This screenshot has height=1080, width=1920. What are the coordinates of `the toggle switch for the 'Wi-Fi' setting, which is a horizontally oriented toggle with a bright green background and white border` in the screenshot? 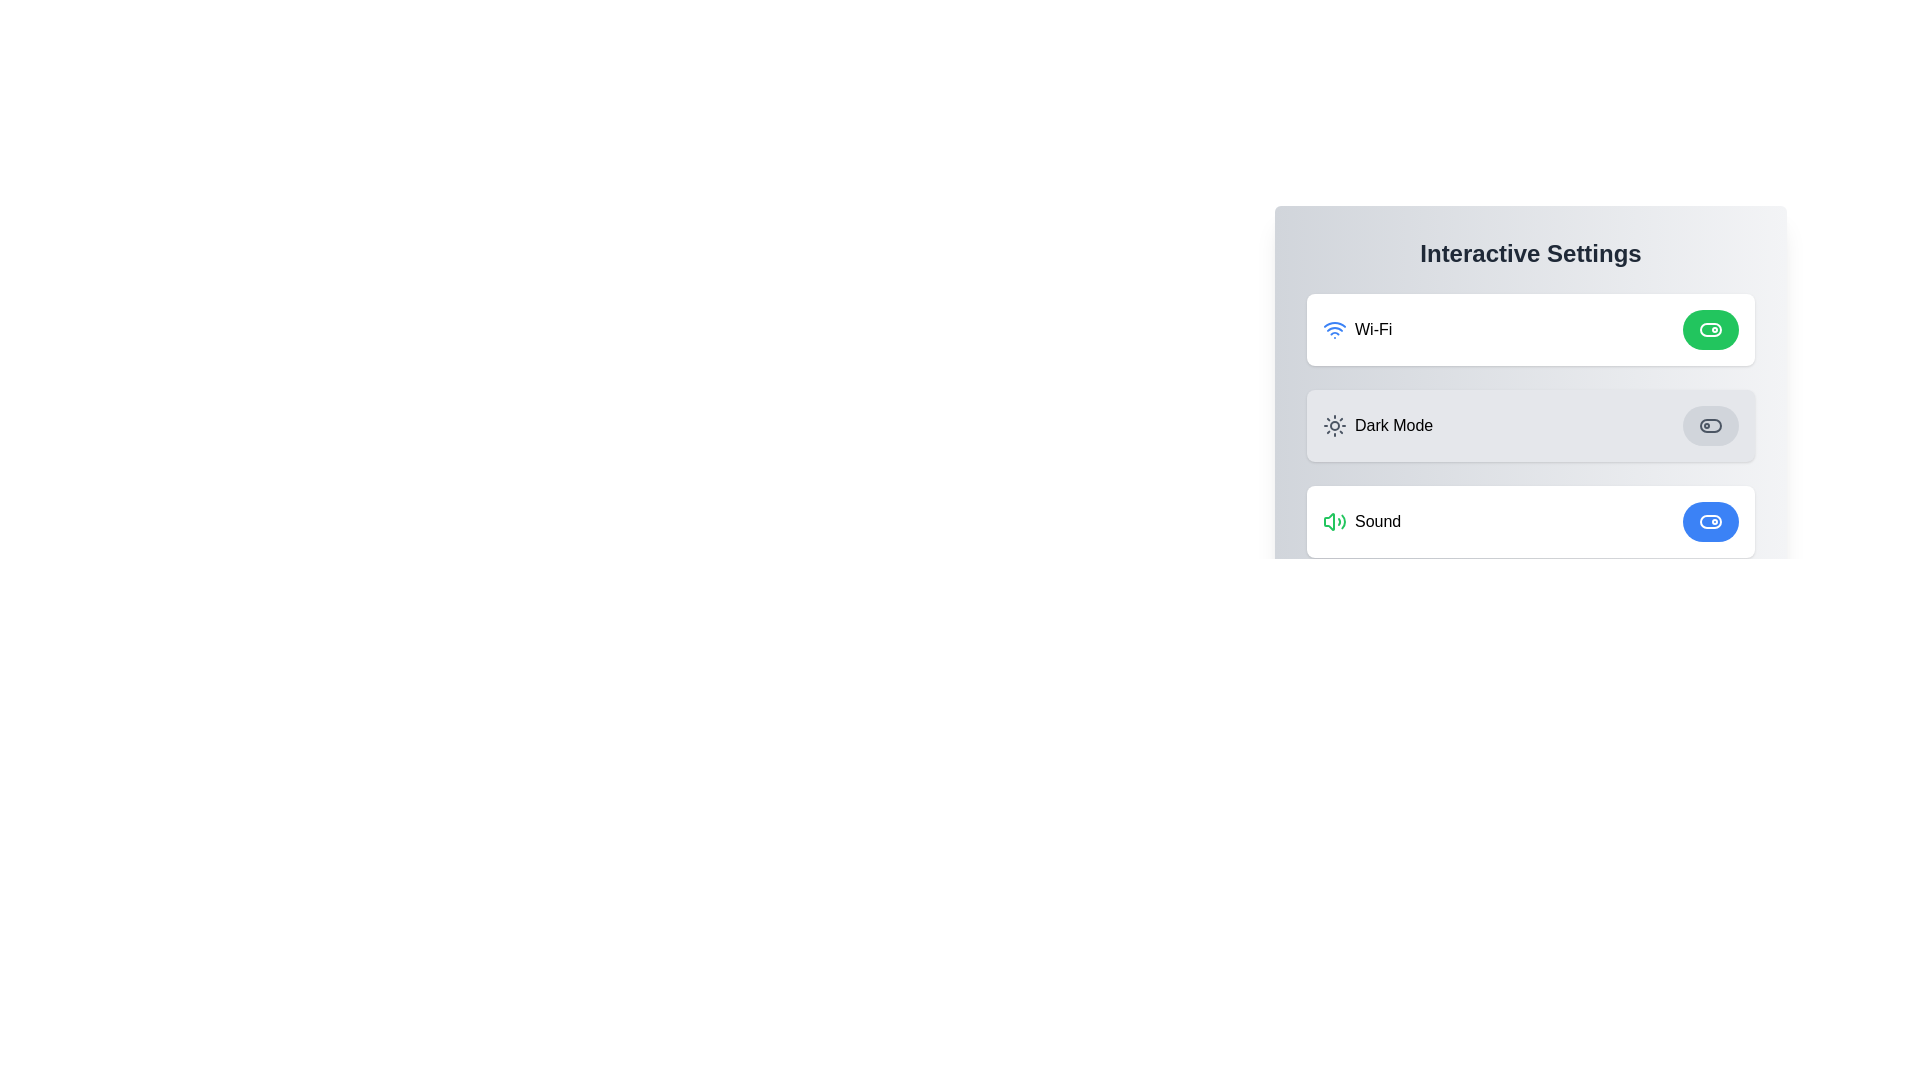 It's located at (1709, 329).